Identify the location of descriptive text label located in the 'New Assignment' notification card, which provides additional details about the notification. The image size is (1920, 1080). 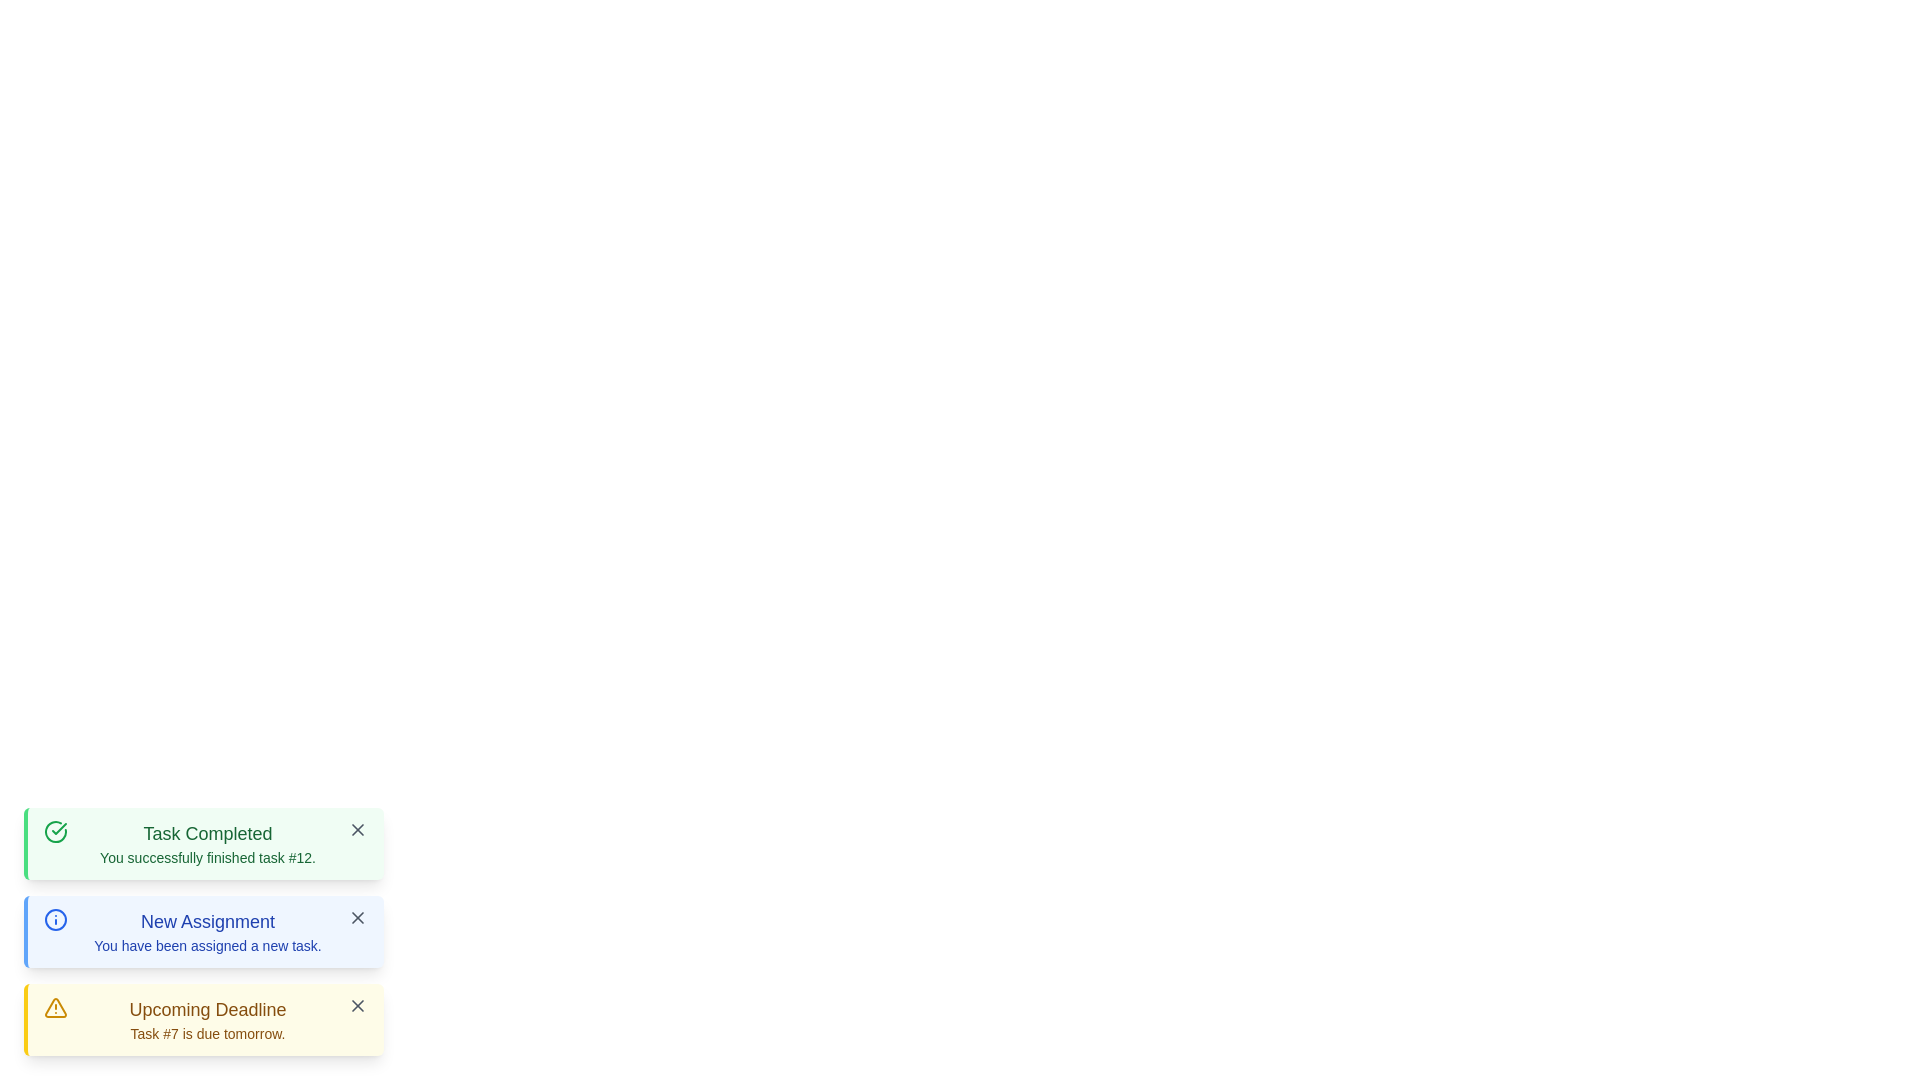
(207, 945).